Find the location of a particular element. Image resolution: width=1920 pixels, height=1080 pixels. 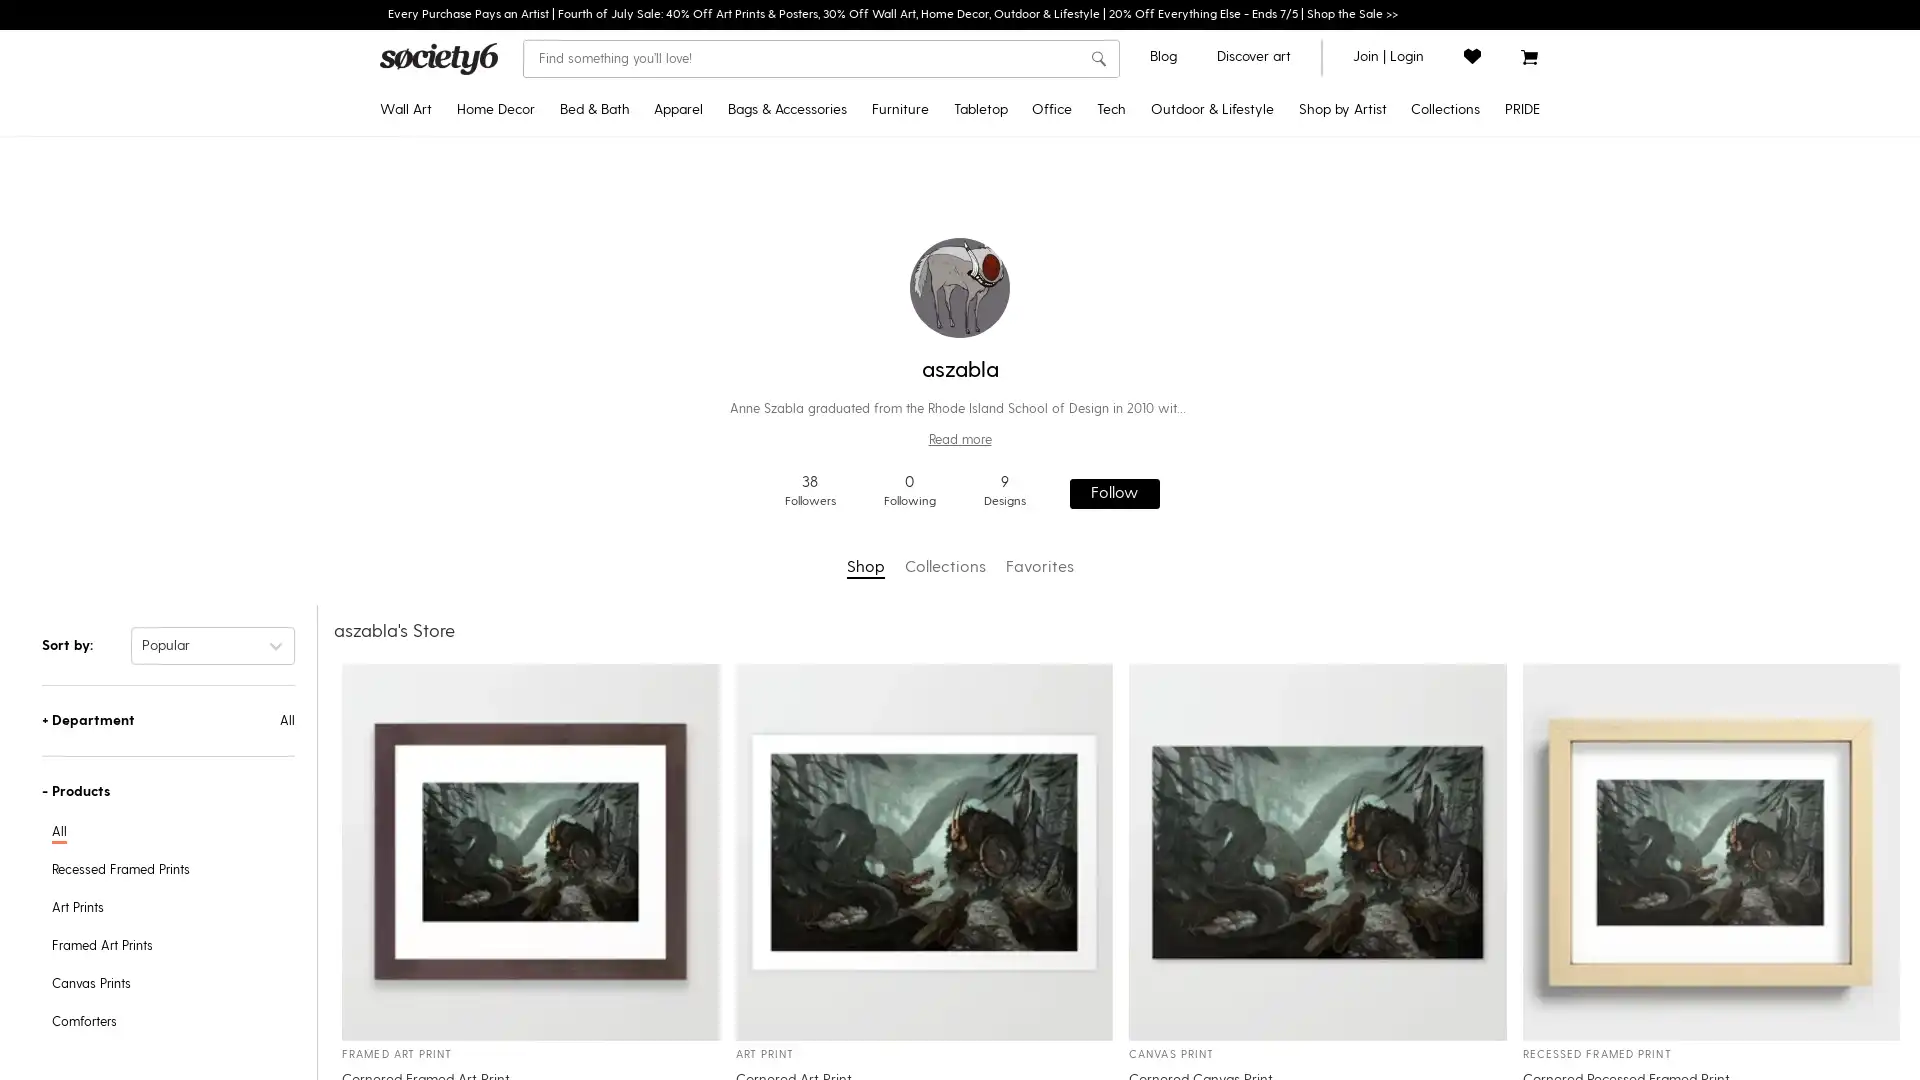

Face Masks is located at coordinates (801, 385).